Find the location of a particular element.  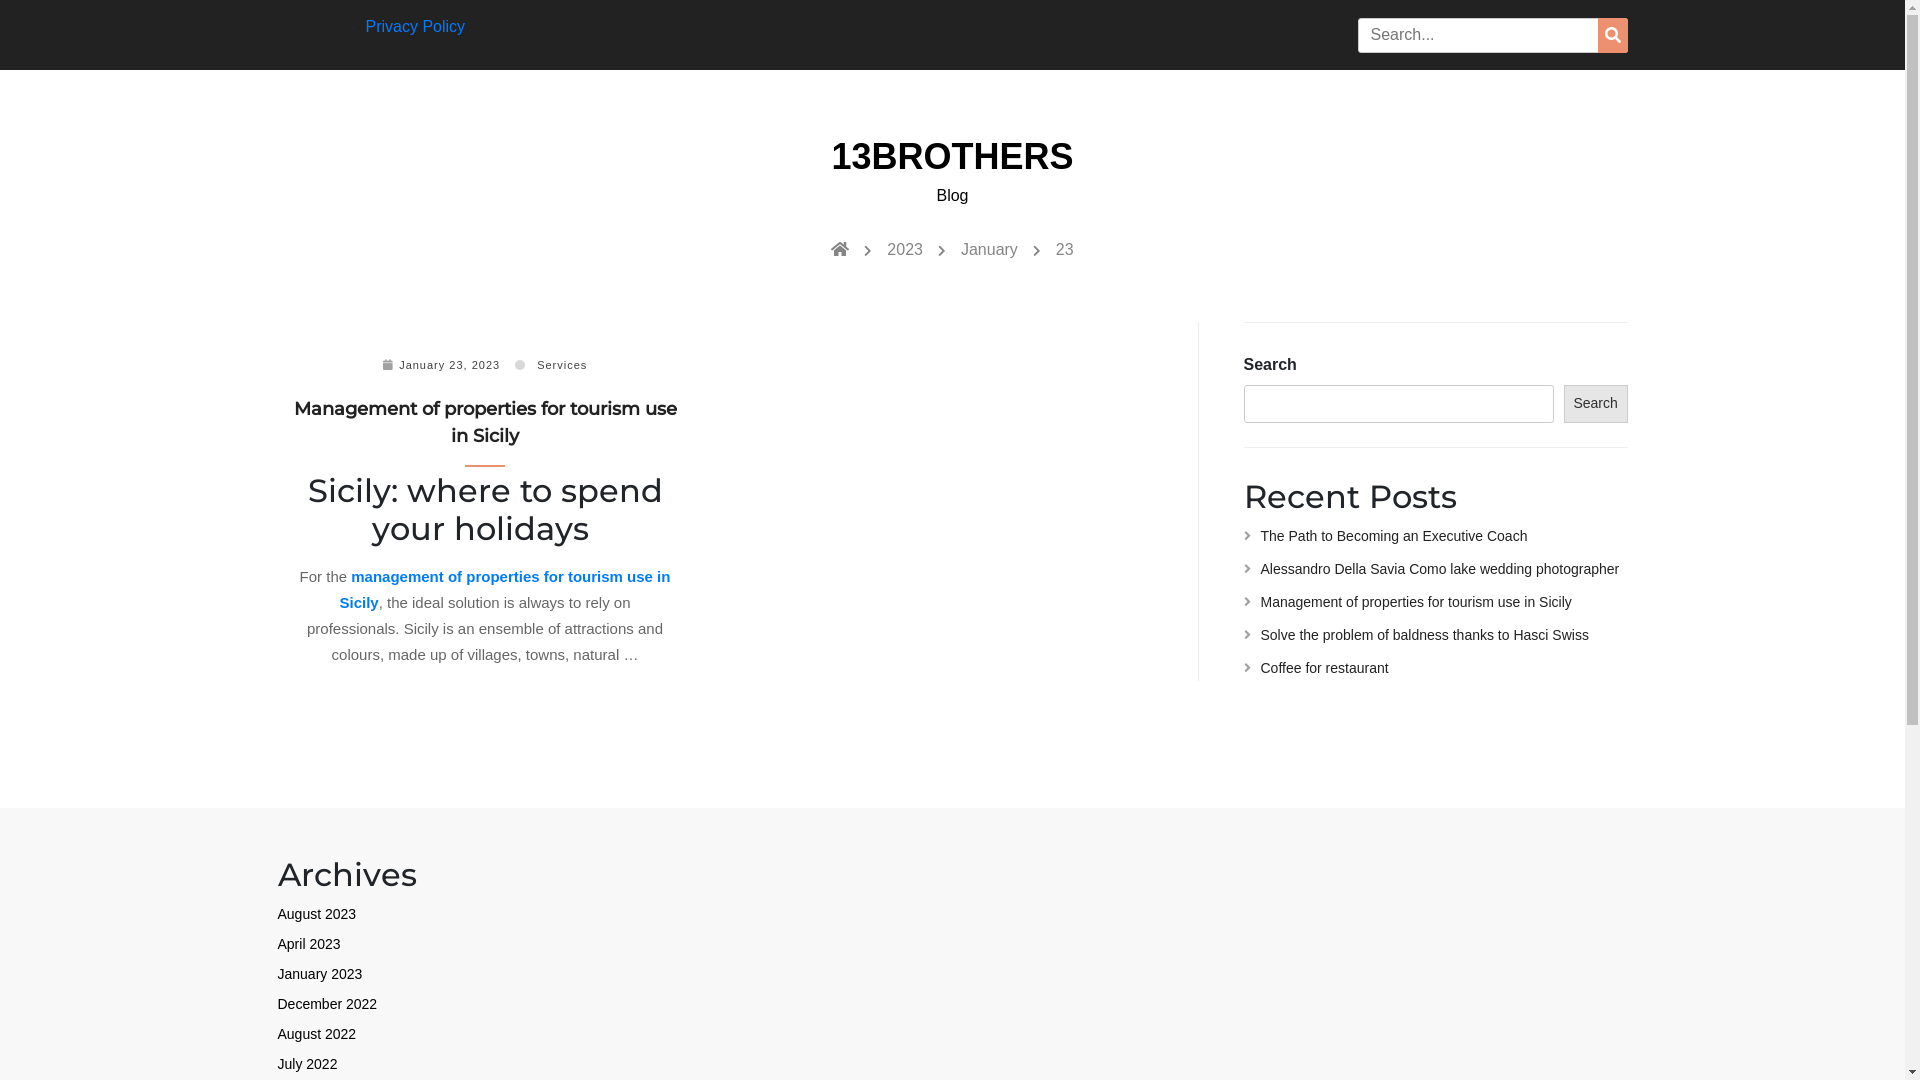

'Search' is located at coordinates (1595, 404).